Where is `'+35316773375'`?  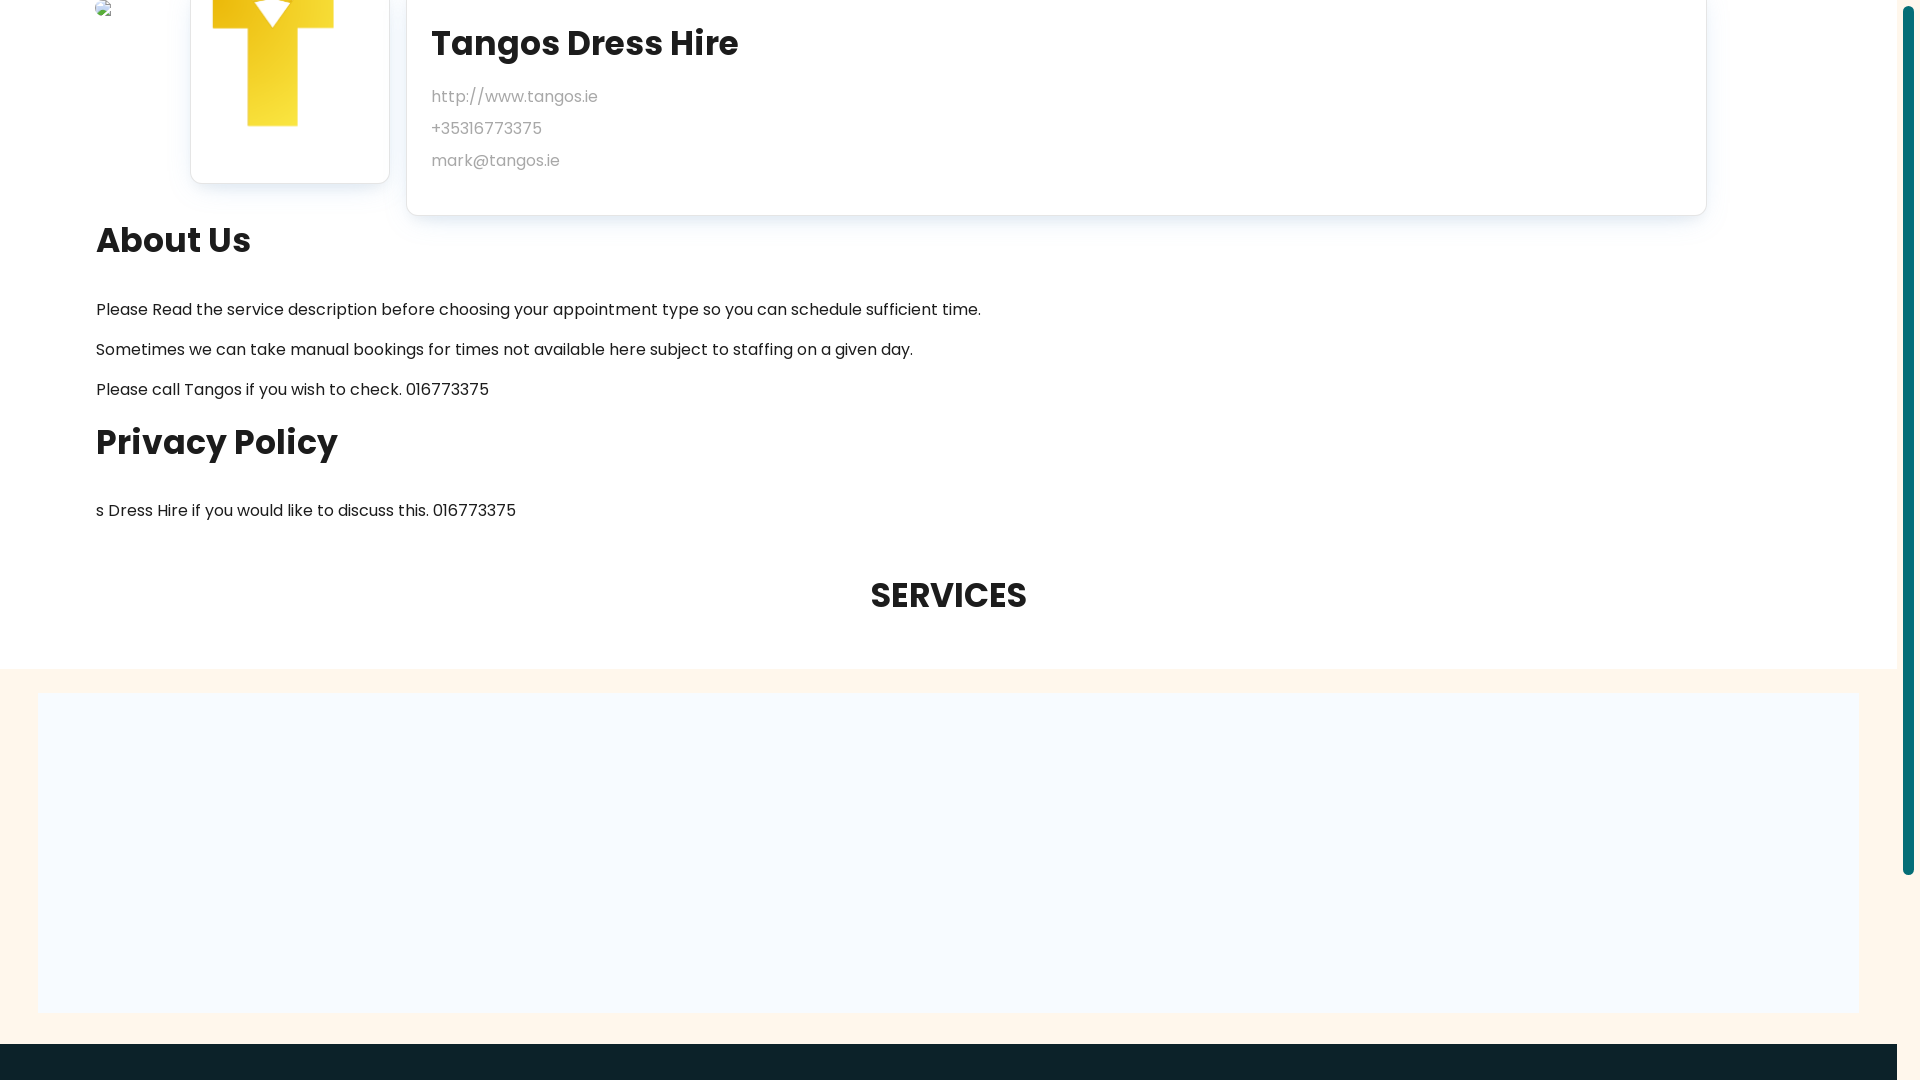
'+35316773375' is located at coordinates (430, 128).